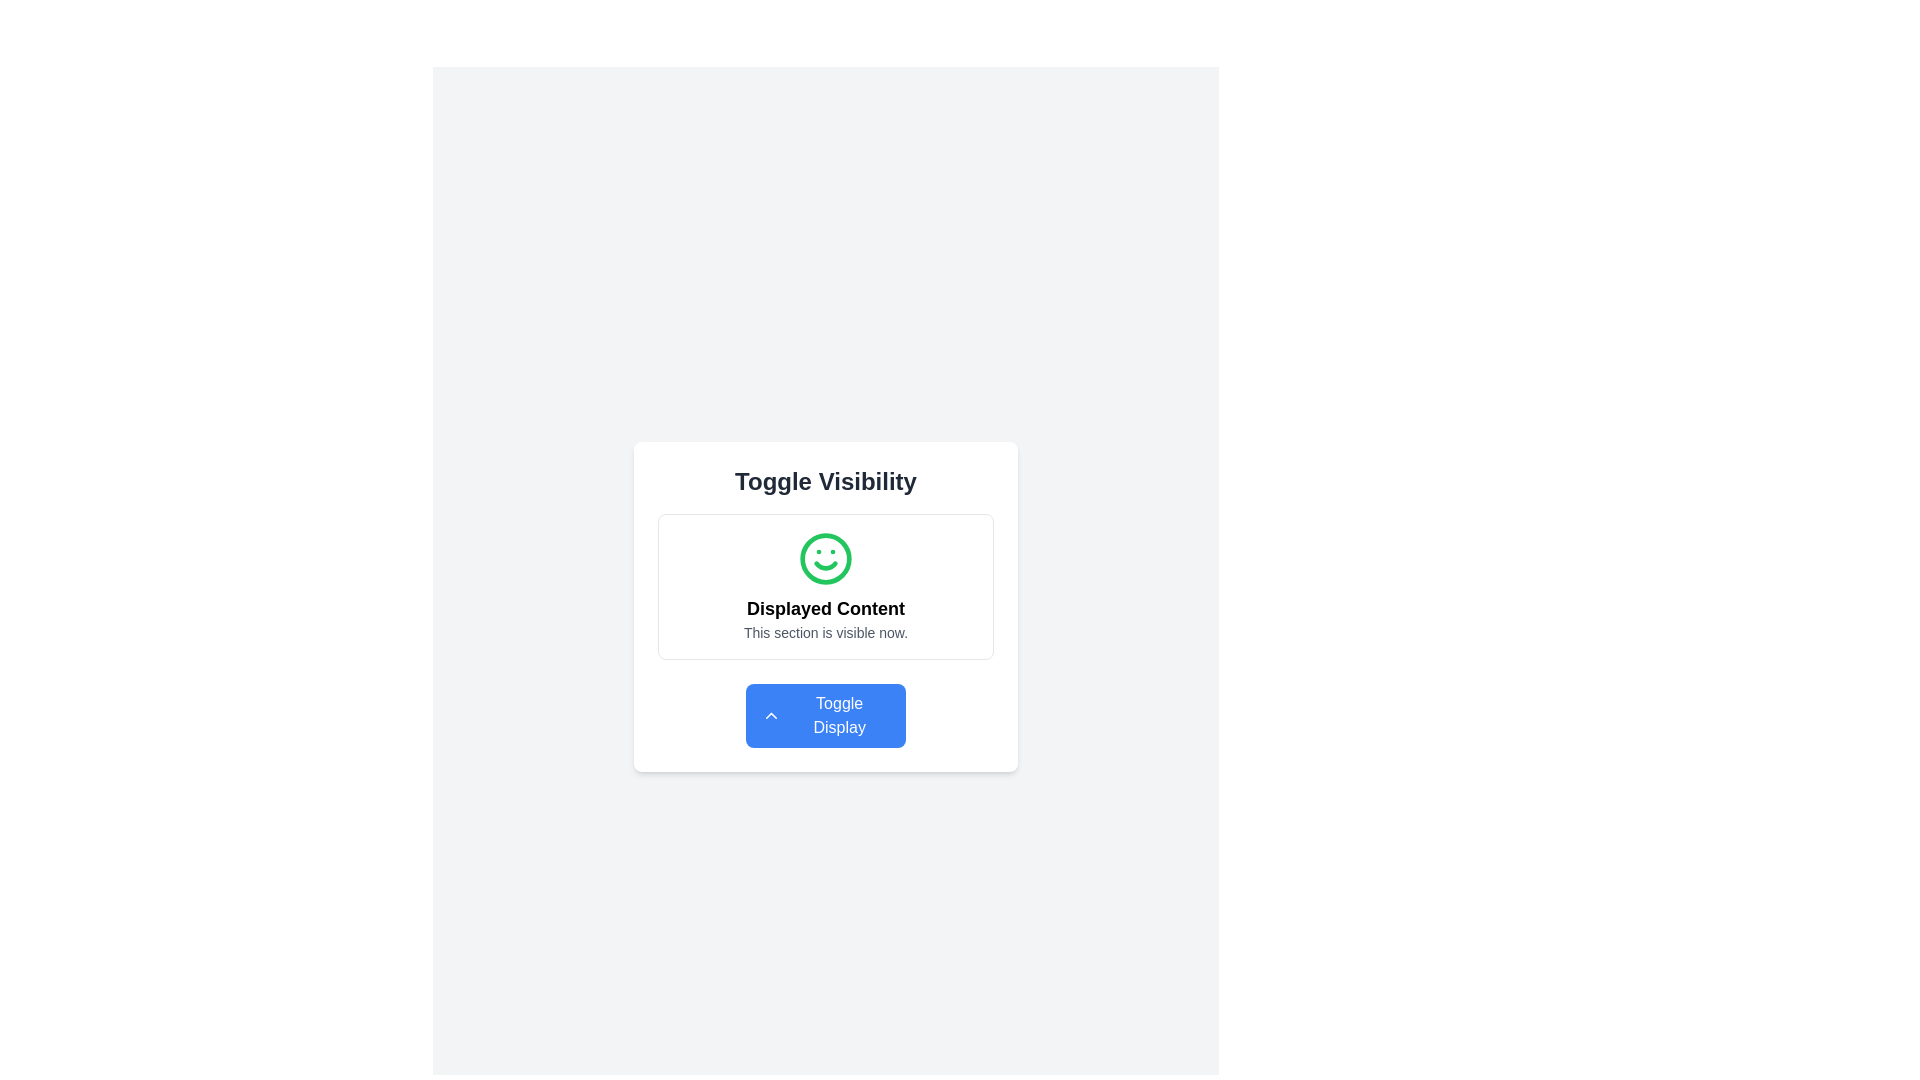 This screenshot has width=1920, height=1080. Describe the element at coordinates (825, 608) in the screenshot. I see `the text label displaying 'Displayed Content', which is styled in bold and larger font, positioned above a smaller text and below a green smiley icon` at that location.